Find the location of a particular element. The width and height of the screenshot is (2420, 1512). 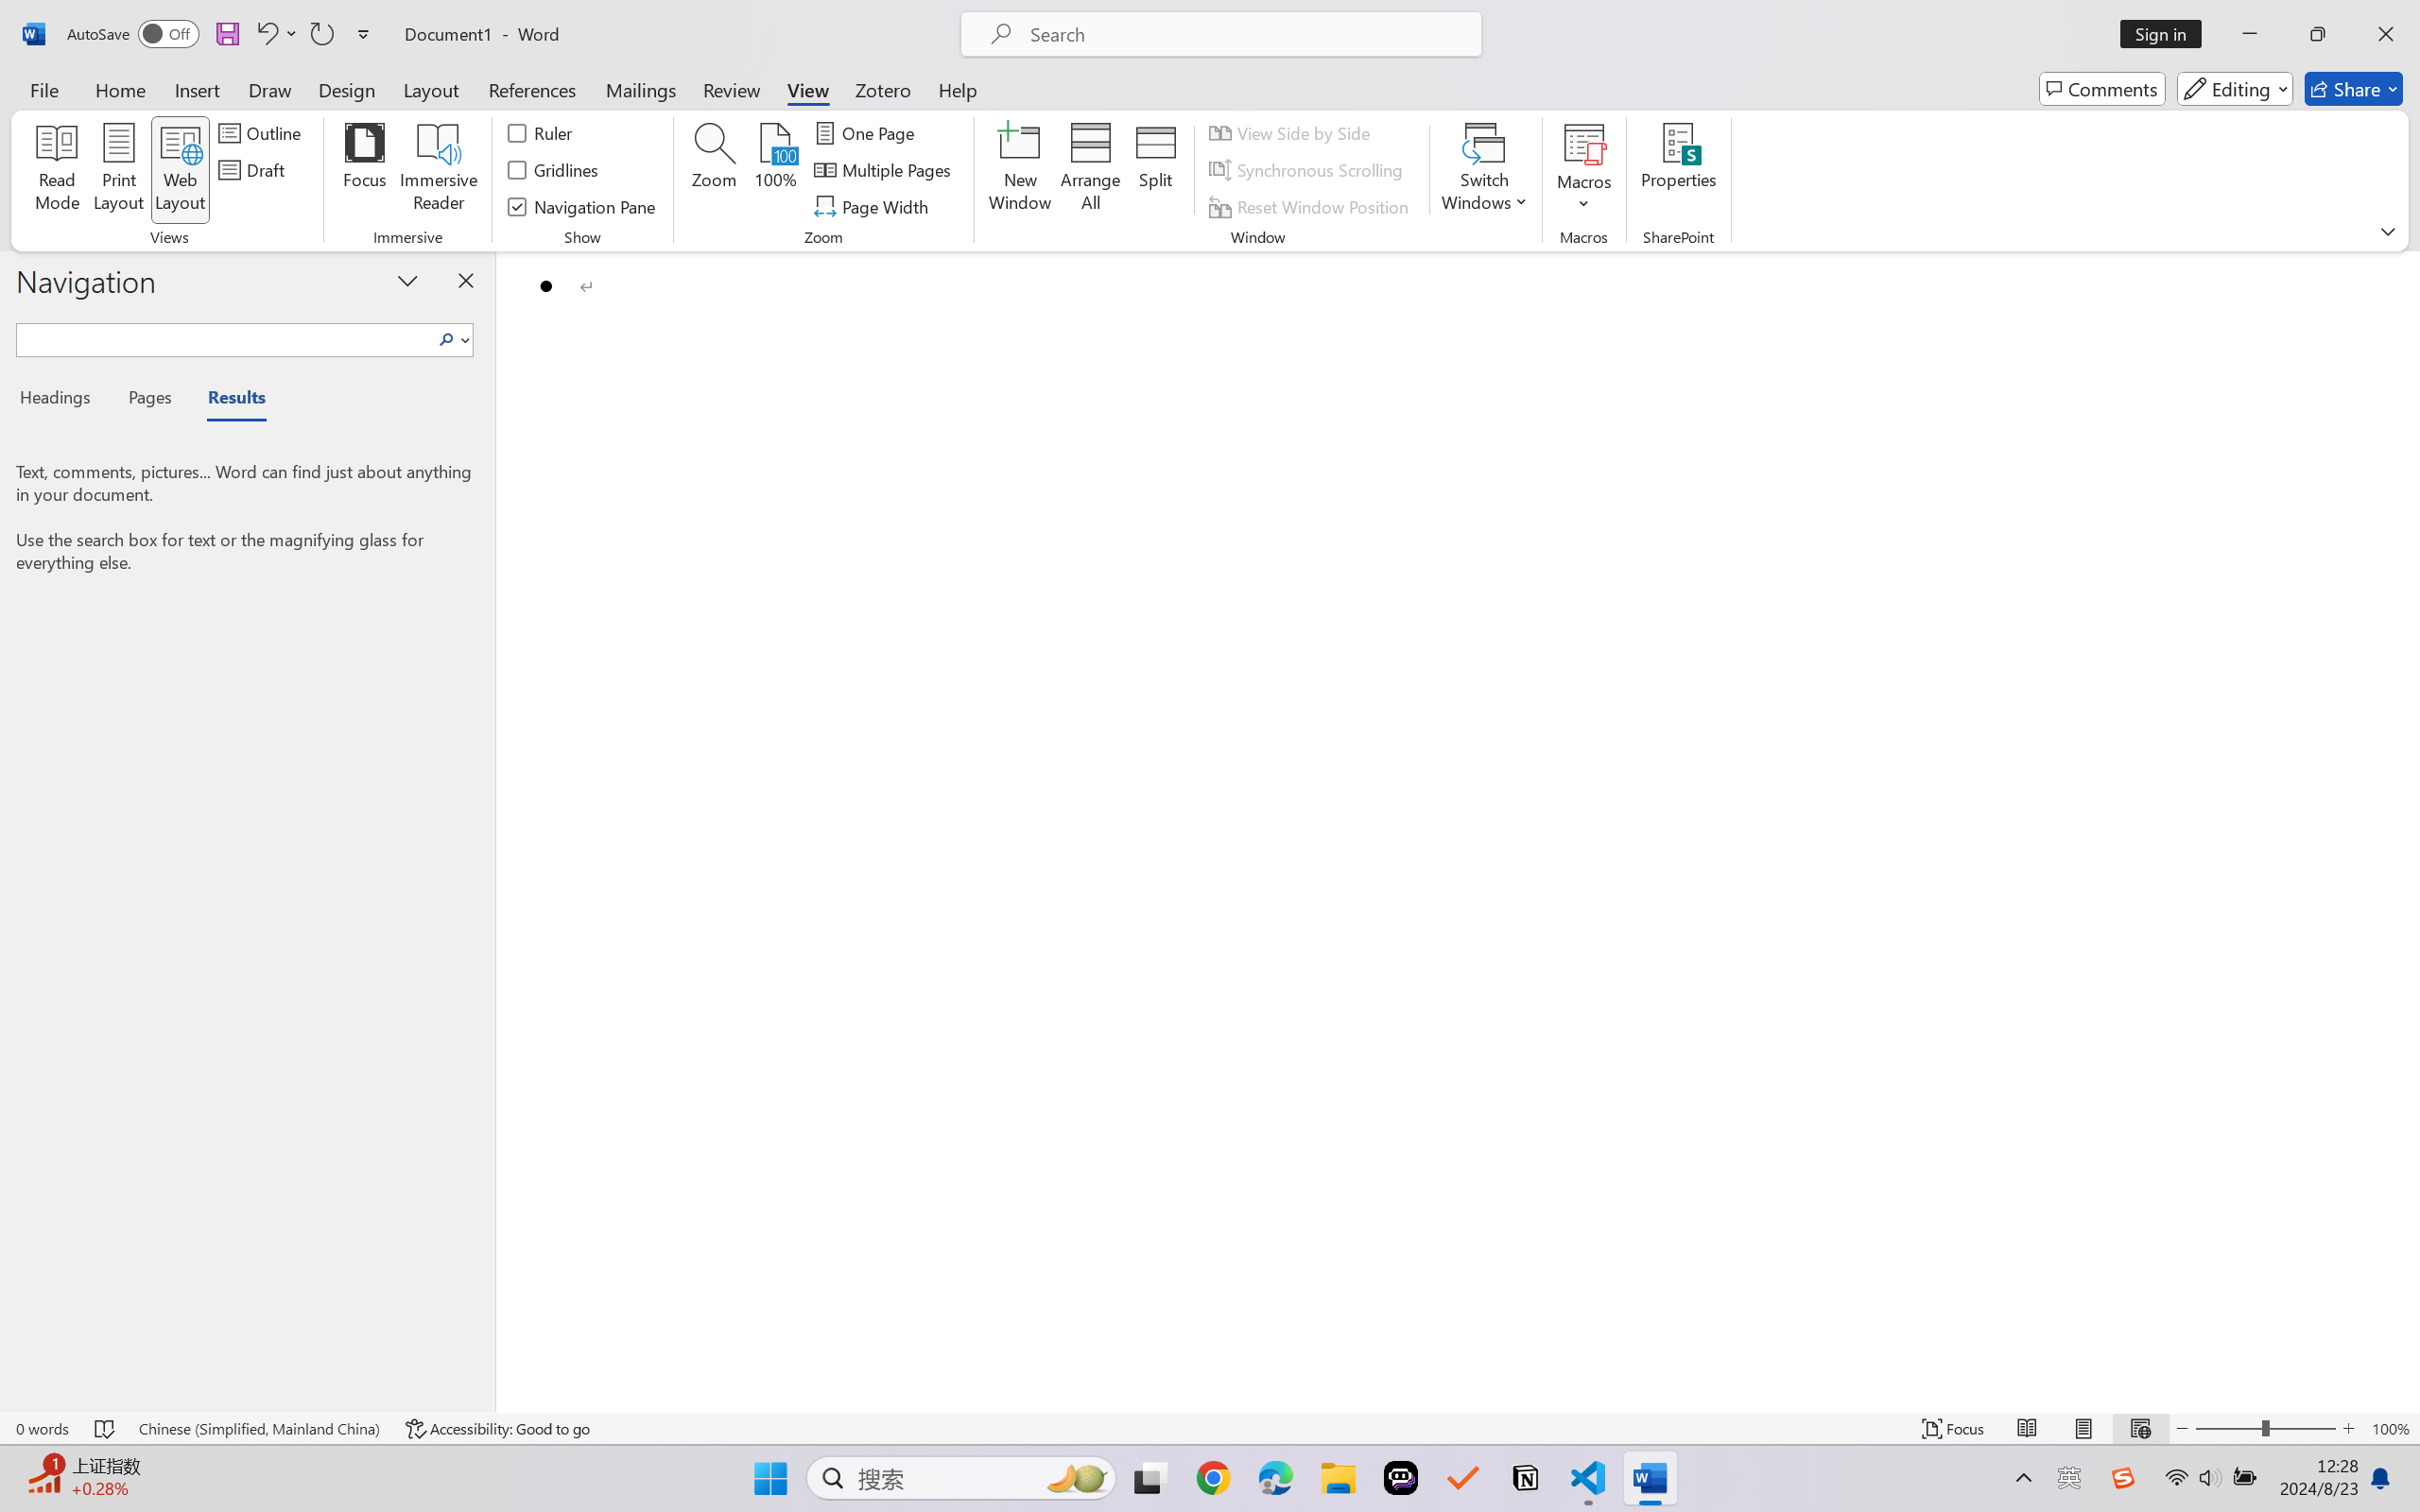

'Immersive Reader' is located at coordinates (438, 170).